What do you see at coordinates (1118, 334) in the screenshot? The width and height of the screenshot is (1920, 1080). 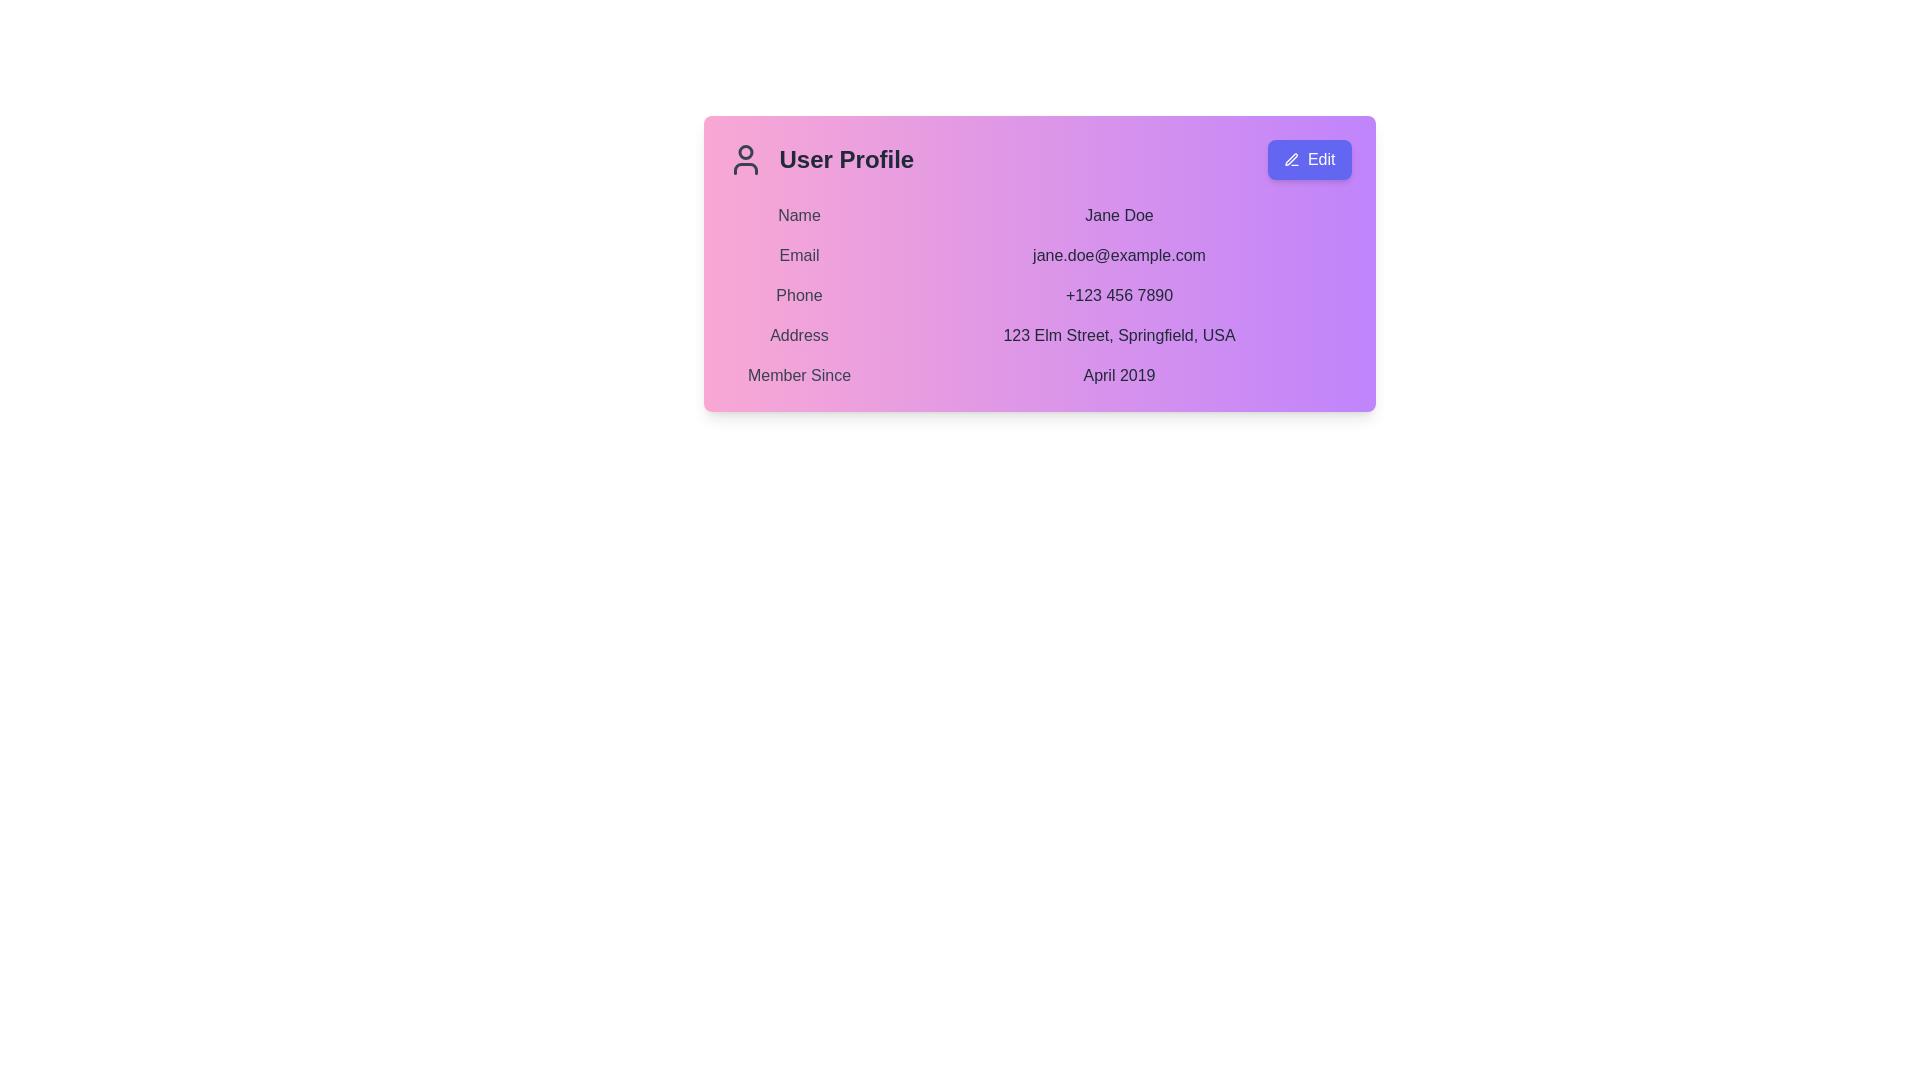 I see `the static address display element located in the fourth row of the profile card, under the 'Address' label` at bounding box center [1118, 334].